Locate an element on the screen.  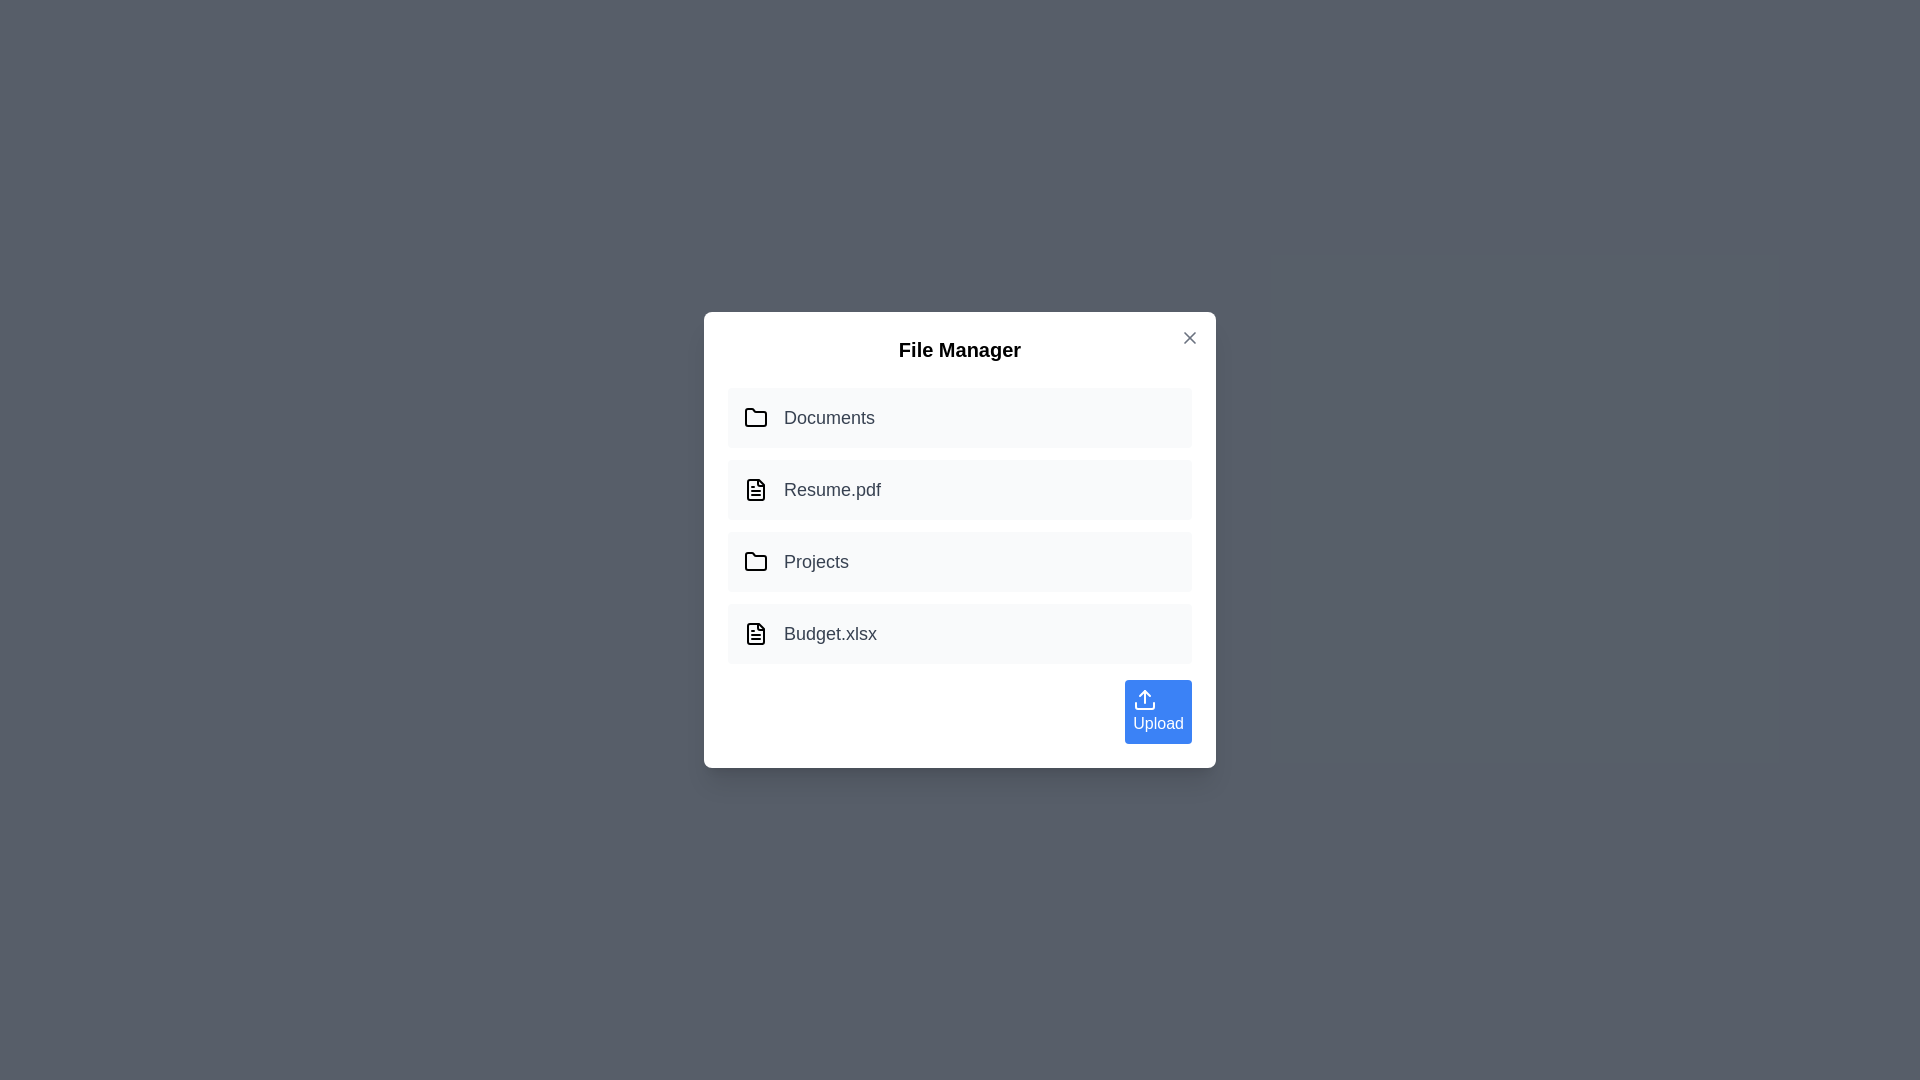
the item Documents from the list is located at coordinates (960, 416).